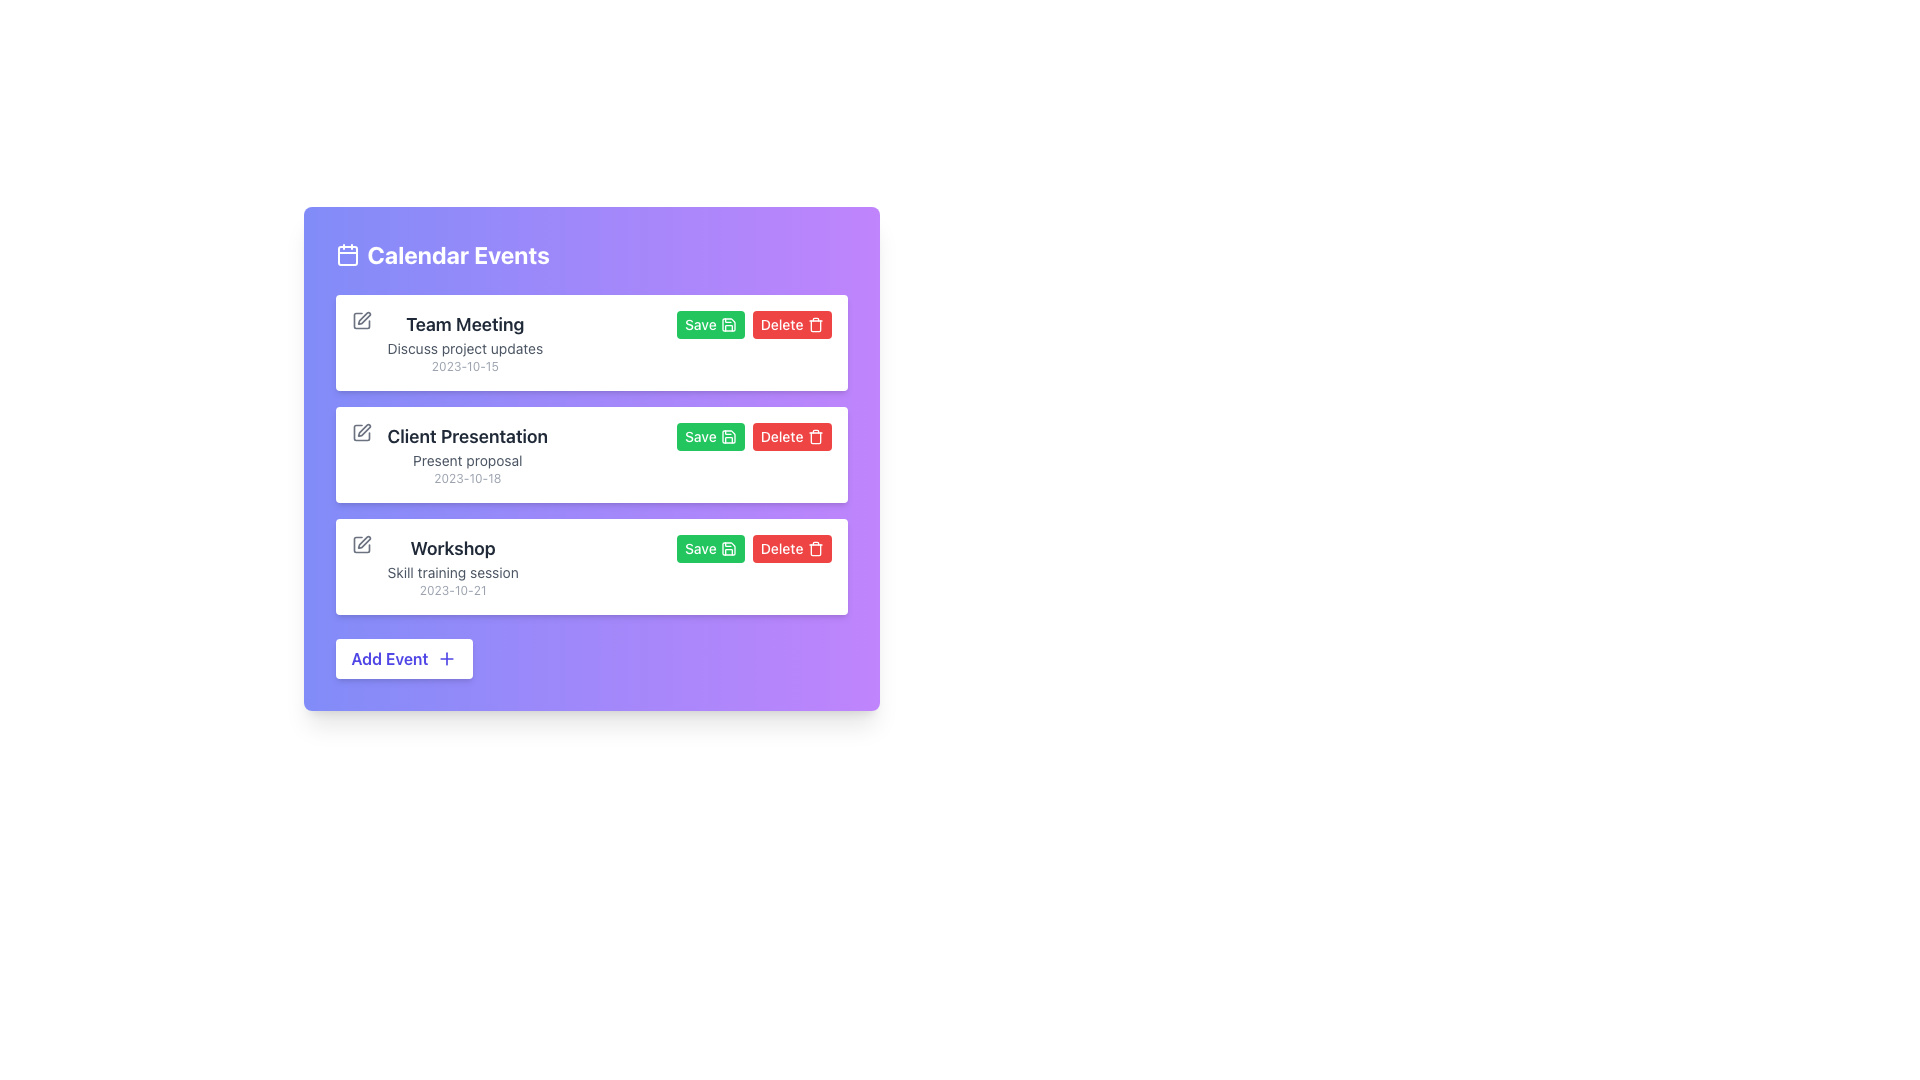 Image resolution: width=1920 pixels, height=1080 pixels. I want to click on the Save icon, so click(727, 323).